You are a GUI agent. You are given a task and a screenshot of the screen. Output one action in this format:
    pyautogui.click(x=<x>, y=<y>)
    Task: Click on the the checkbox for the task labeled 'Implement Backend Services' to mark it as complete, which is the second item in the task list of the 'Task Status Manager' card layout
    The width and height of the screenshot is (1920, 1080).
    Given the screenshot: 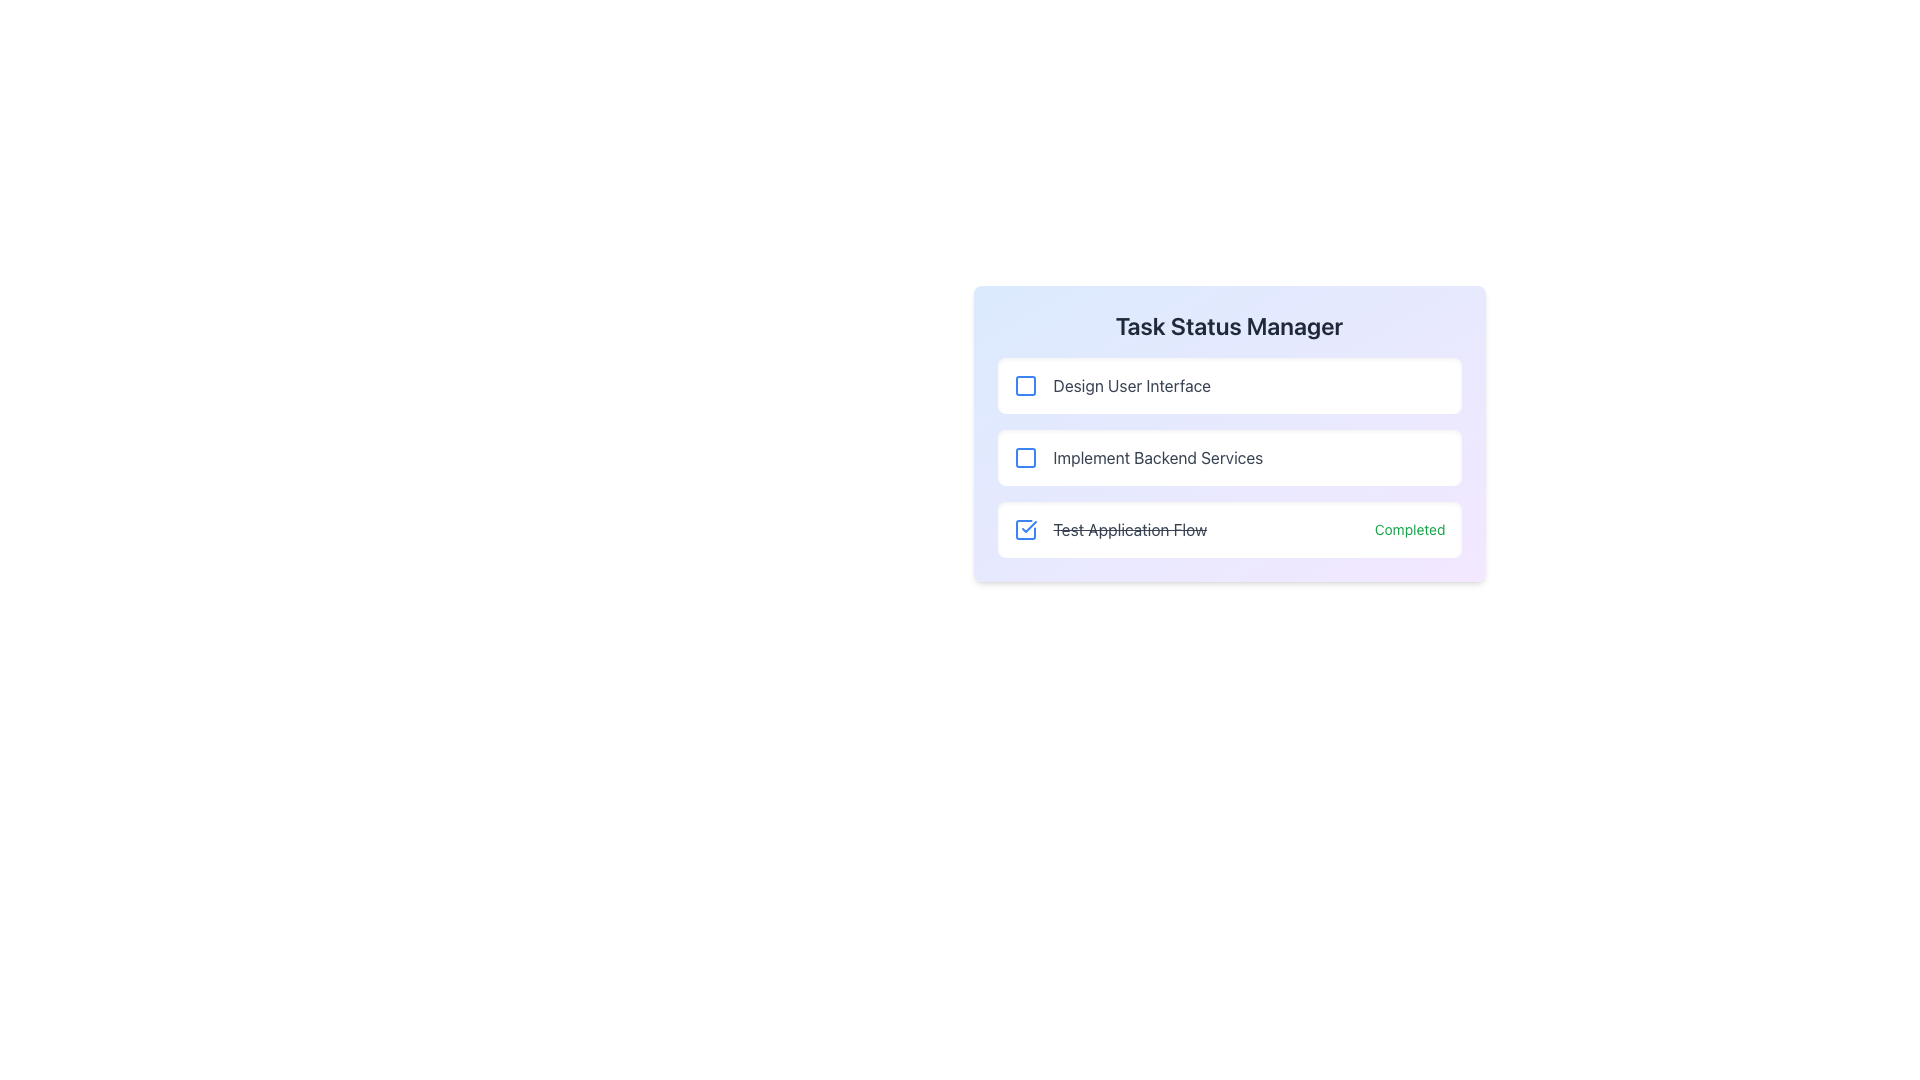 What is the action you would take?
    pyautogui.click(x=1228, y=458)
    